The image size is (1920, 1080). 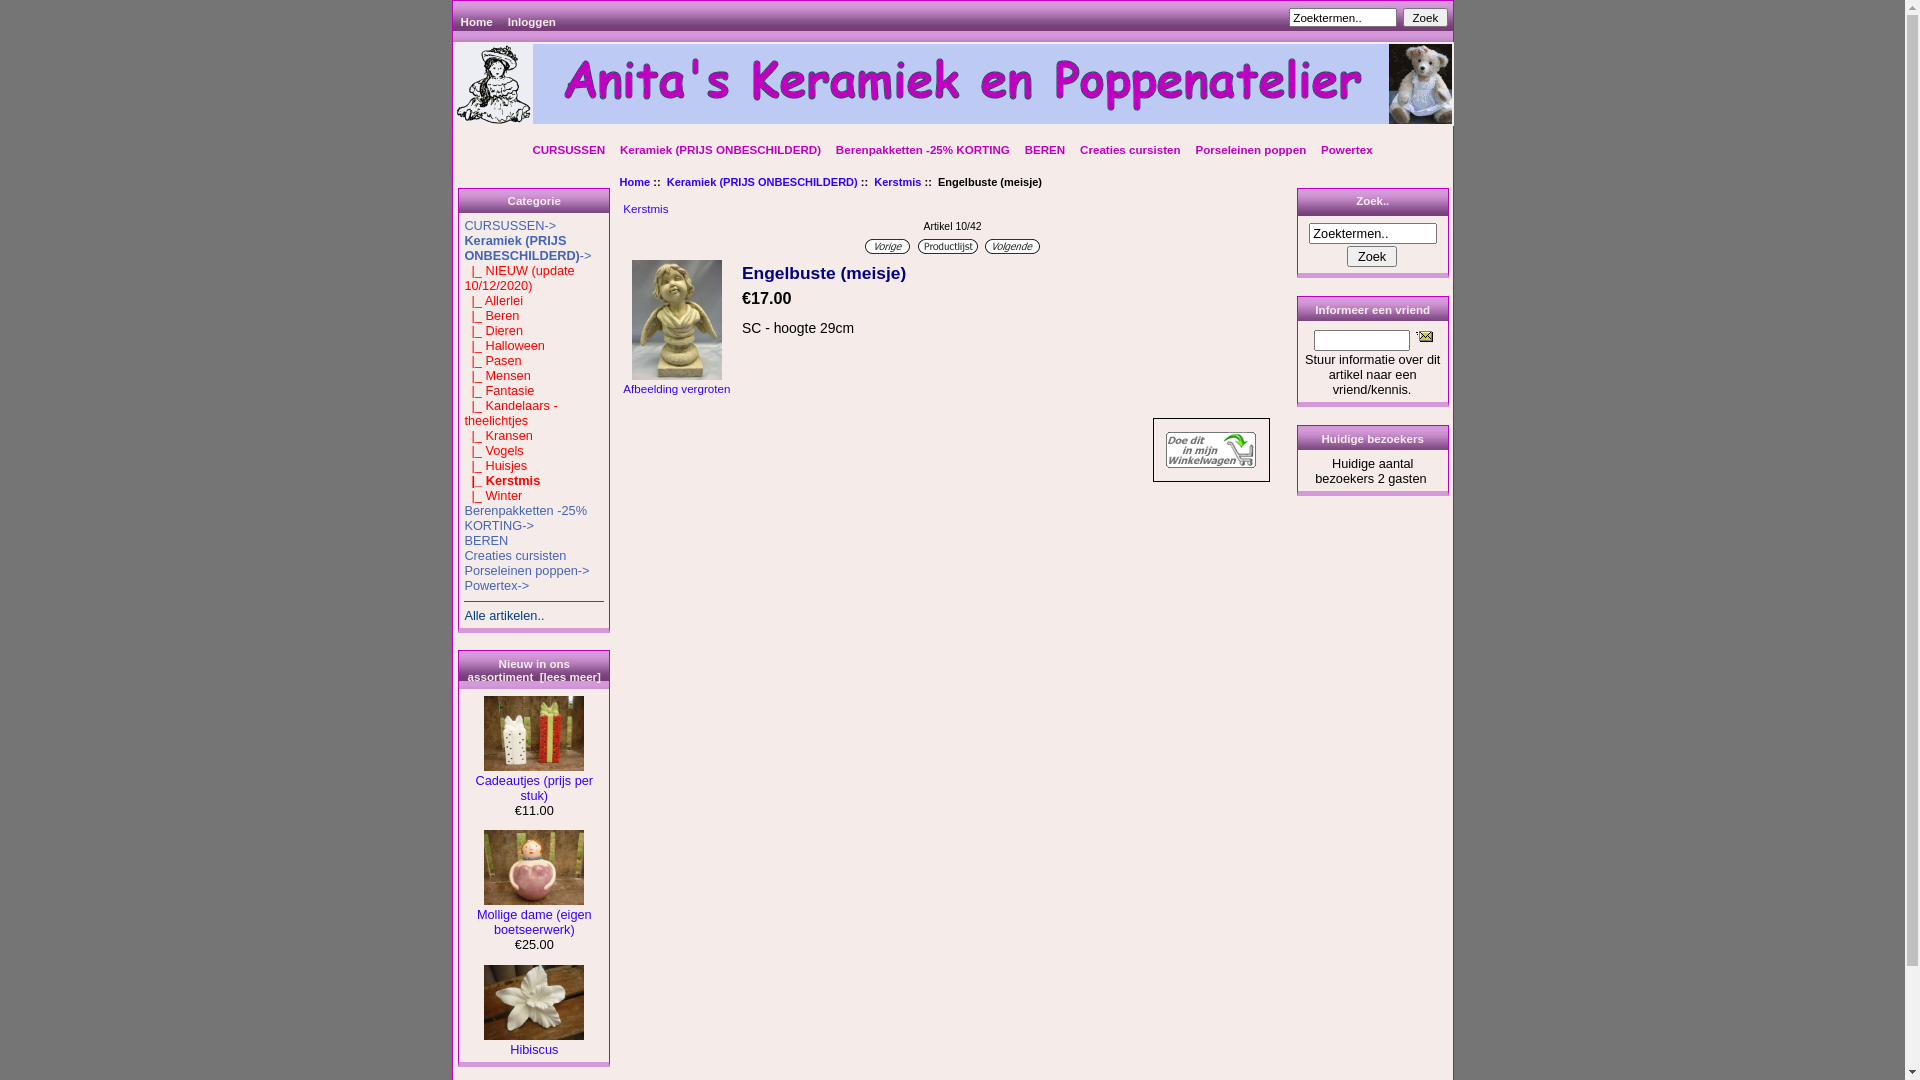 I want to click on '  |_ Vogels', so click(x=493, y=450).